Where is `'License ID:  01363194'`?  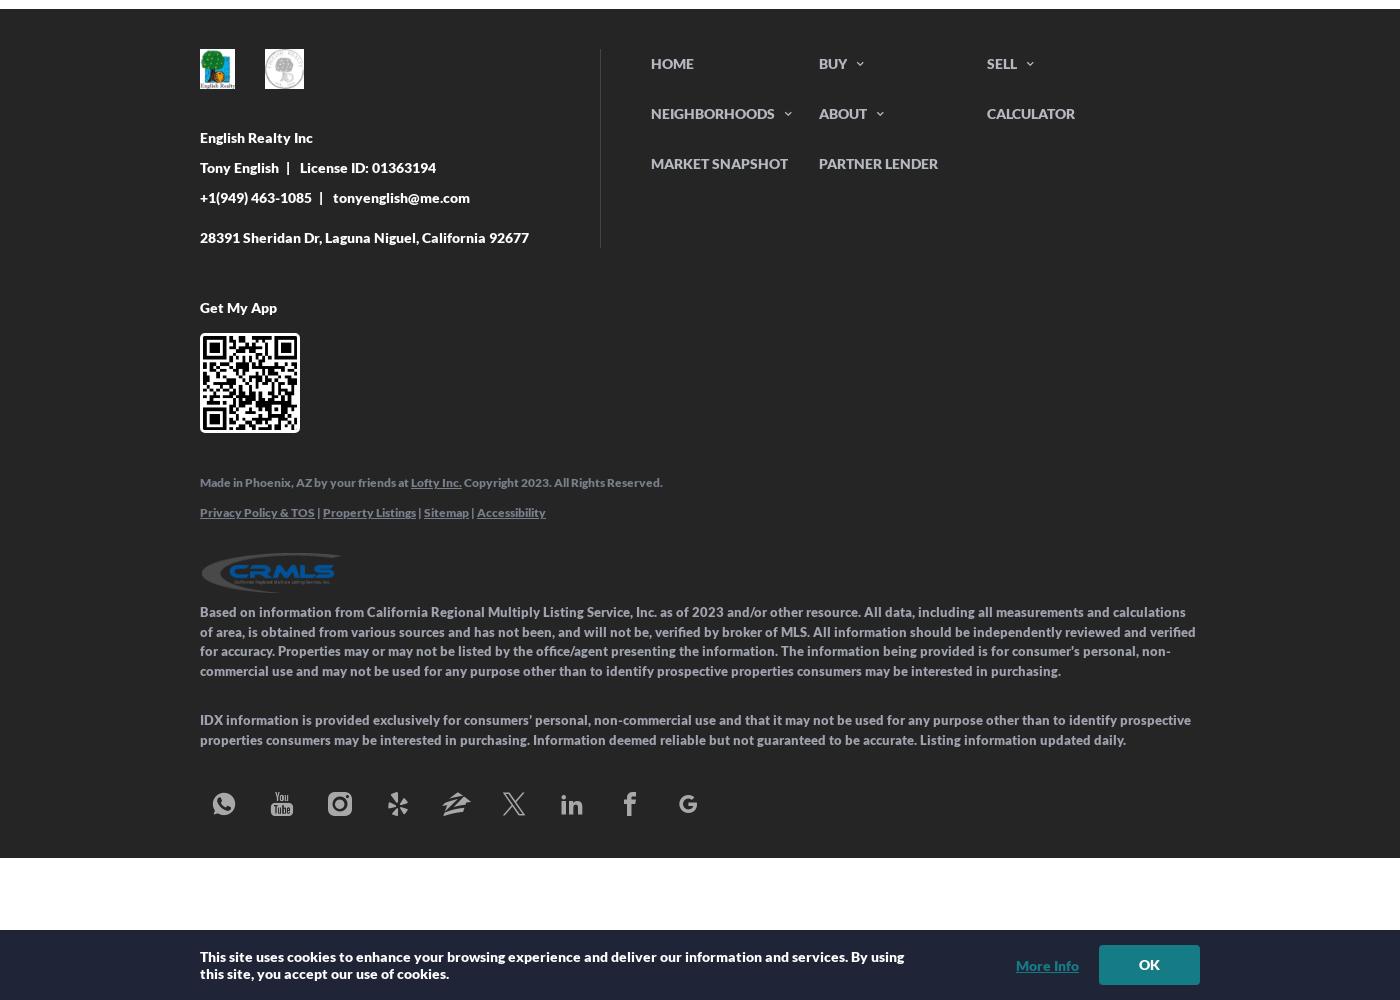
'License ID:  01363194' is located at coordinates (368, 167).